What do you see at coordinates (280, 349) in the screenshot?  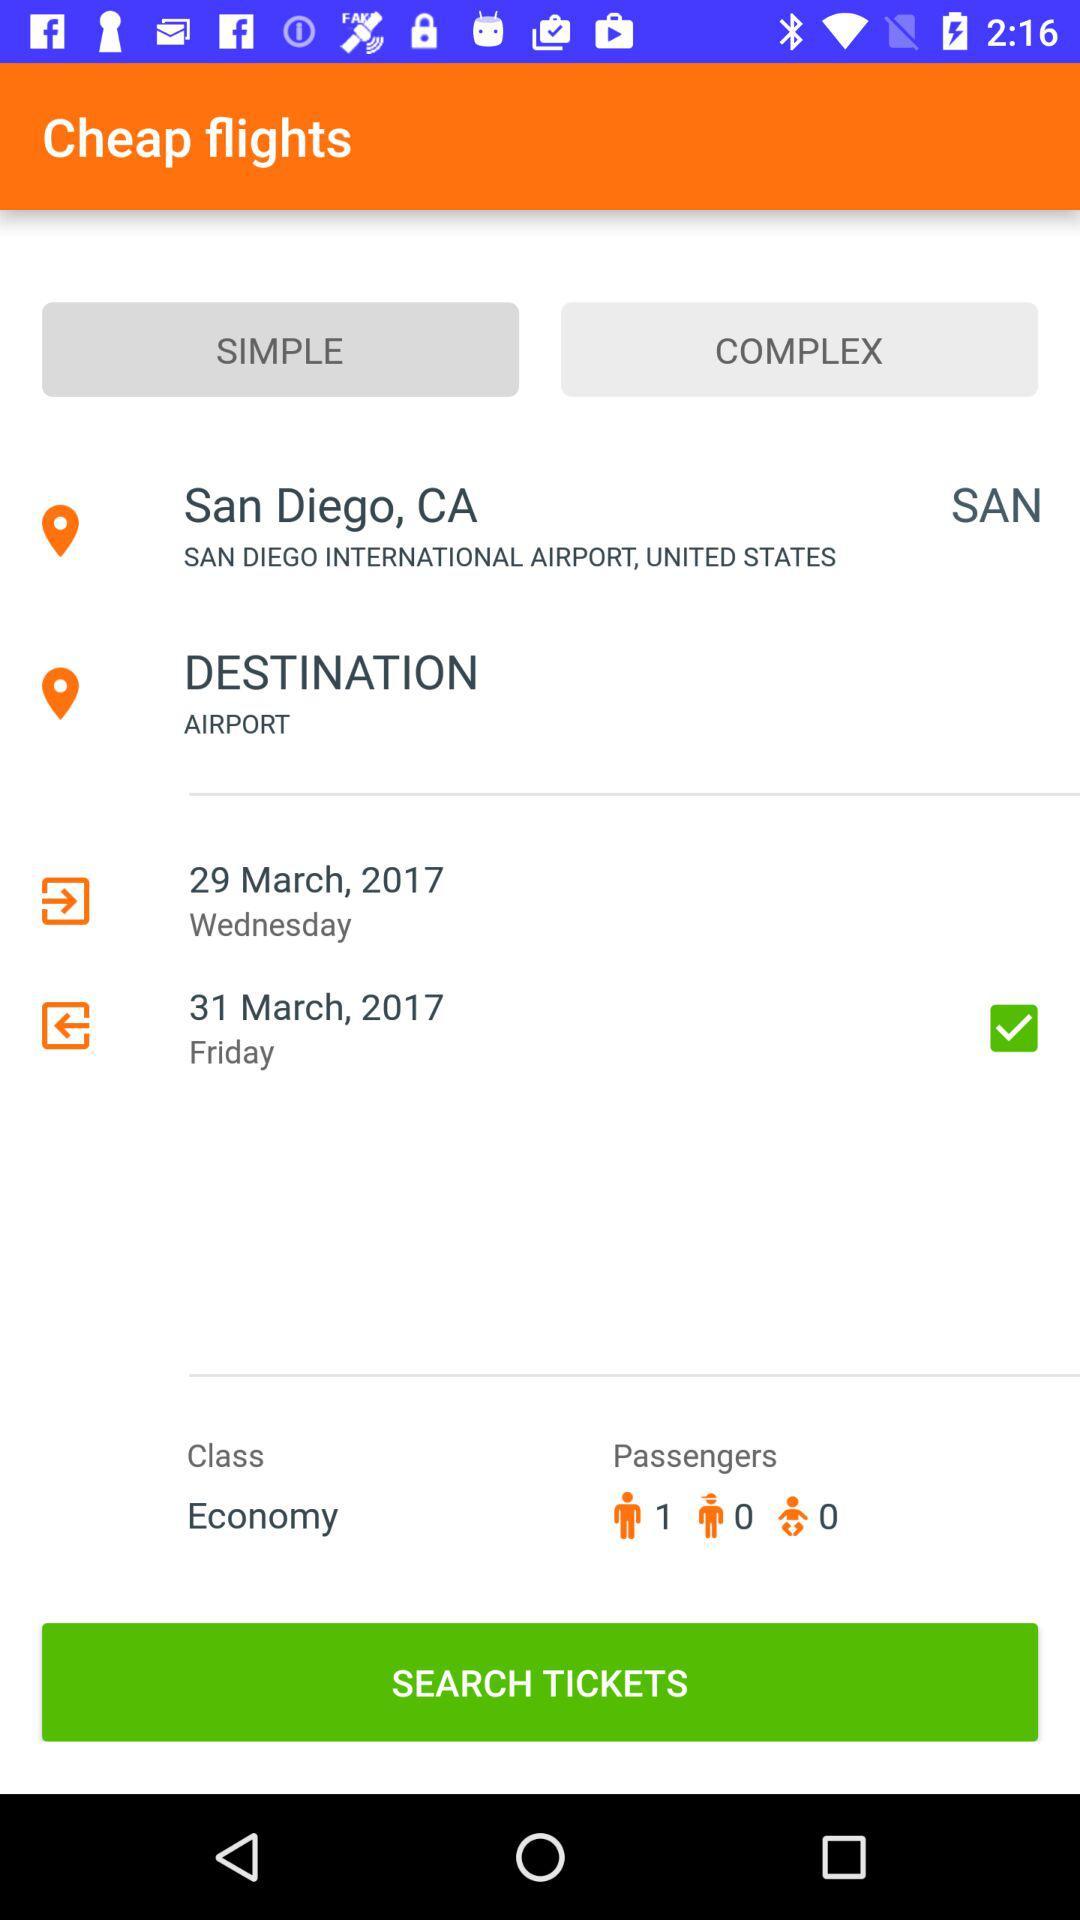 I see `icon above san diego, ca icon` at bounding box center [280, 349].